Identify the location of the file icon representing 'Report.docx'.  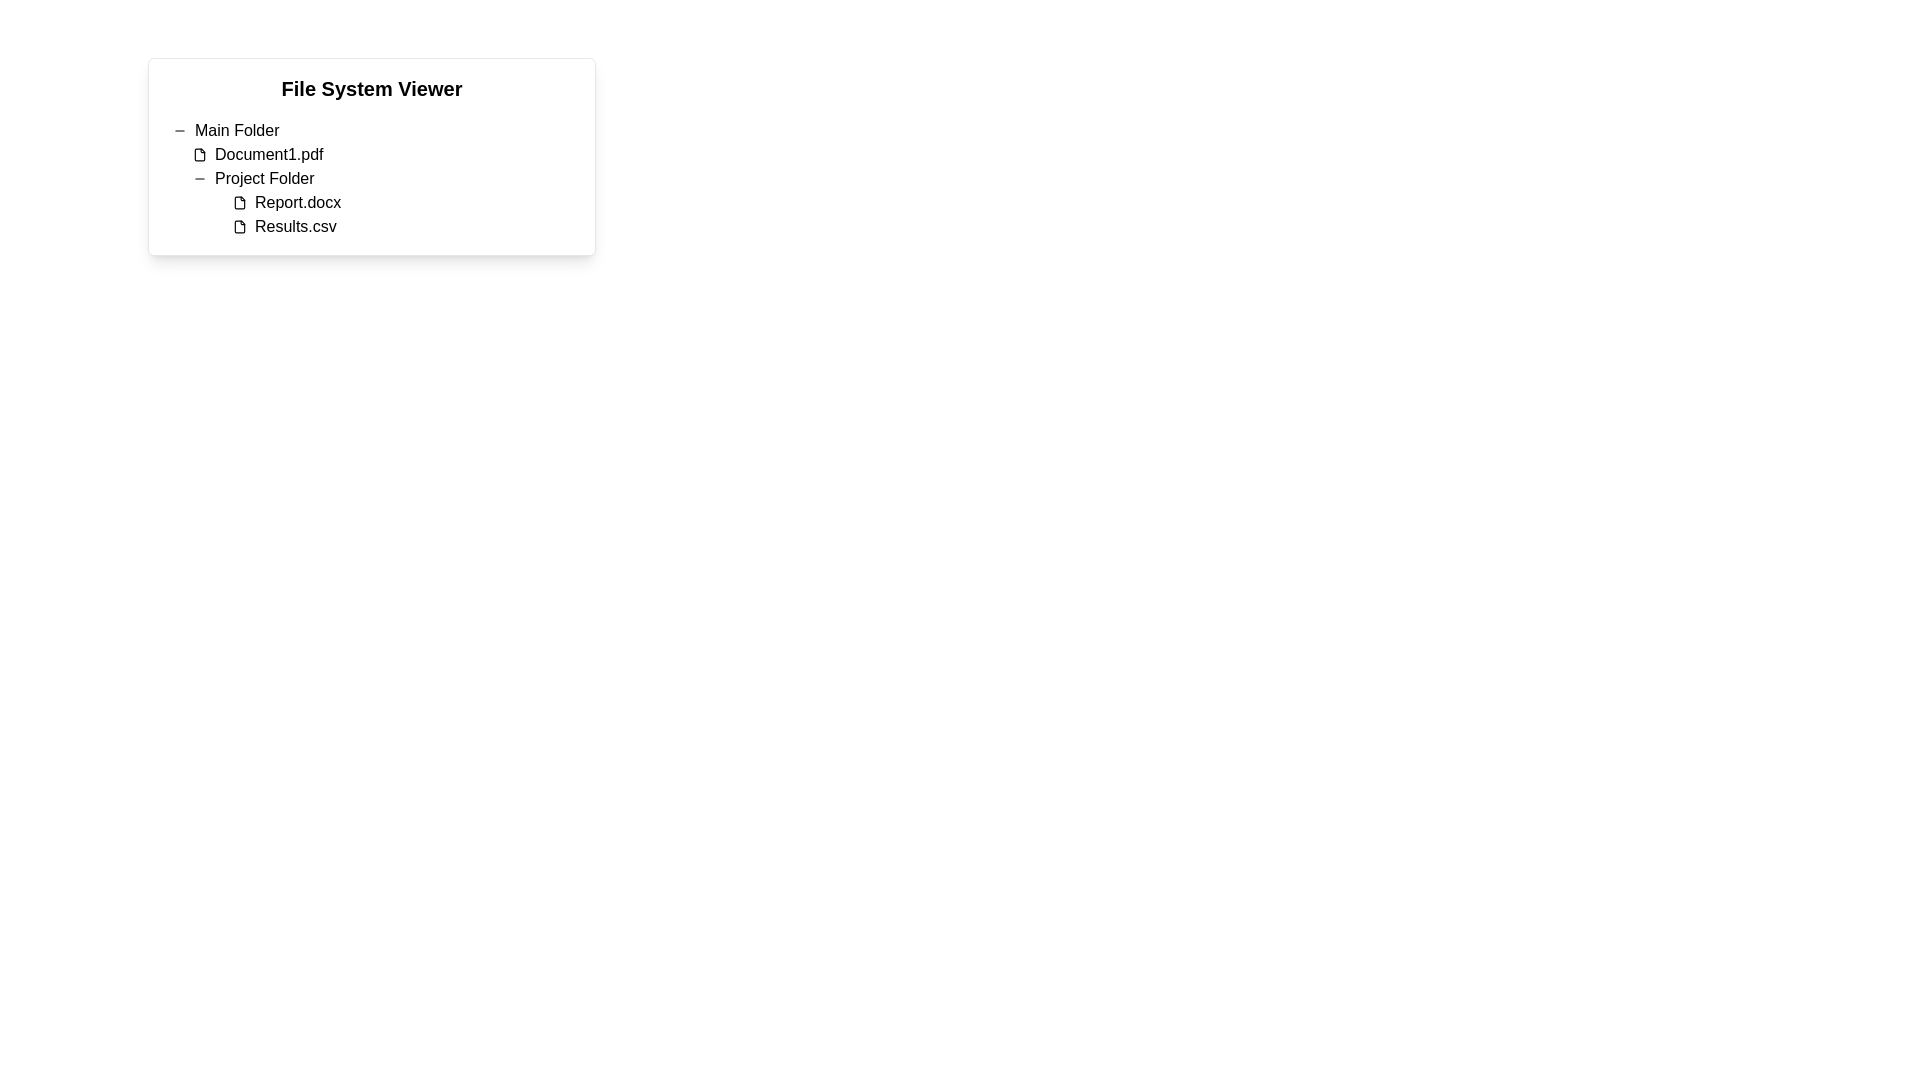
(240, 203).